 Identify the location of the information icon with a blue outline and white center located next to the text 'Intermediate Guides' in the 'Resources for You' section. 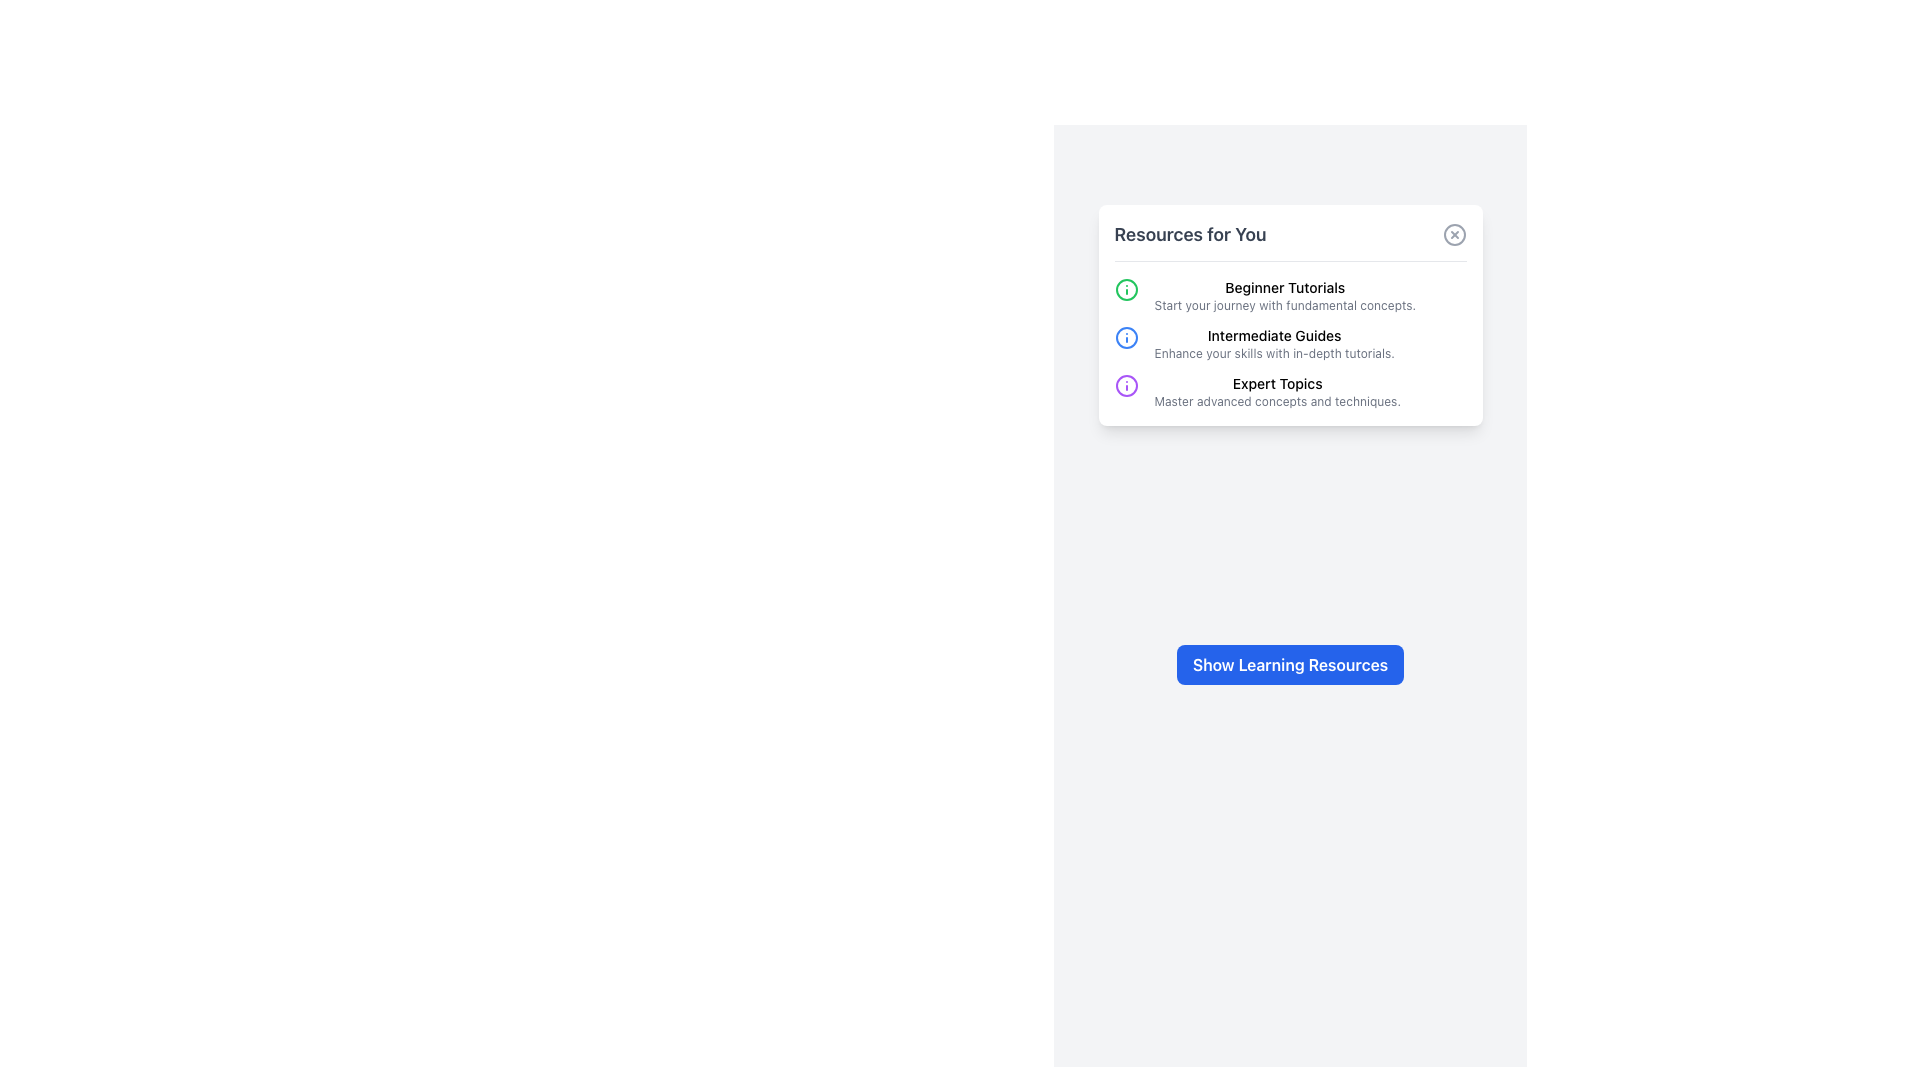
(1126, 337).